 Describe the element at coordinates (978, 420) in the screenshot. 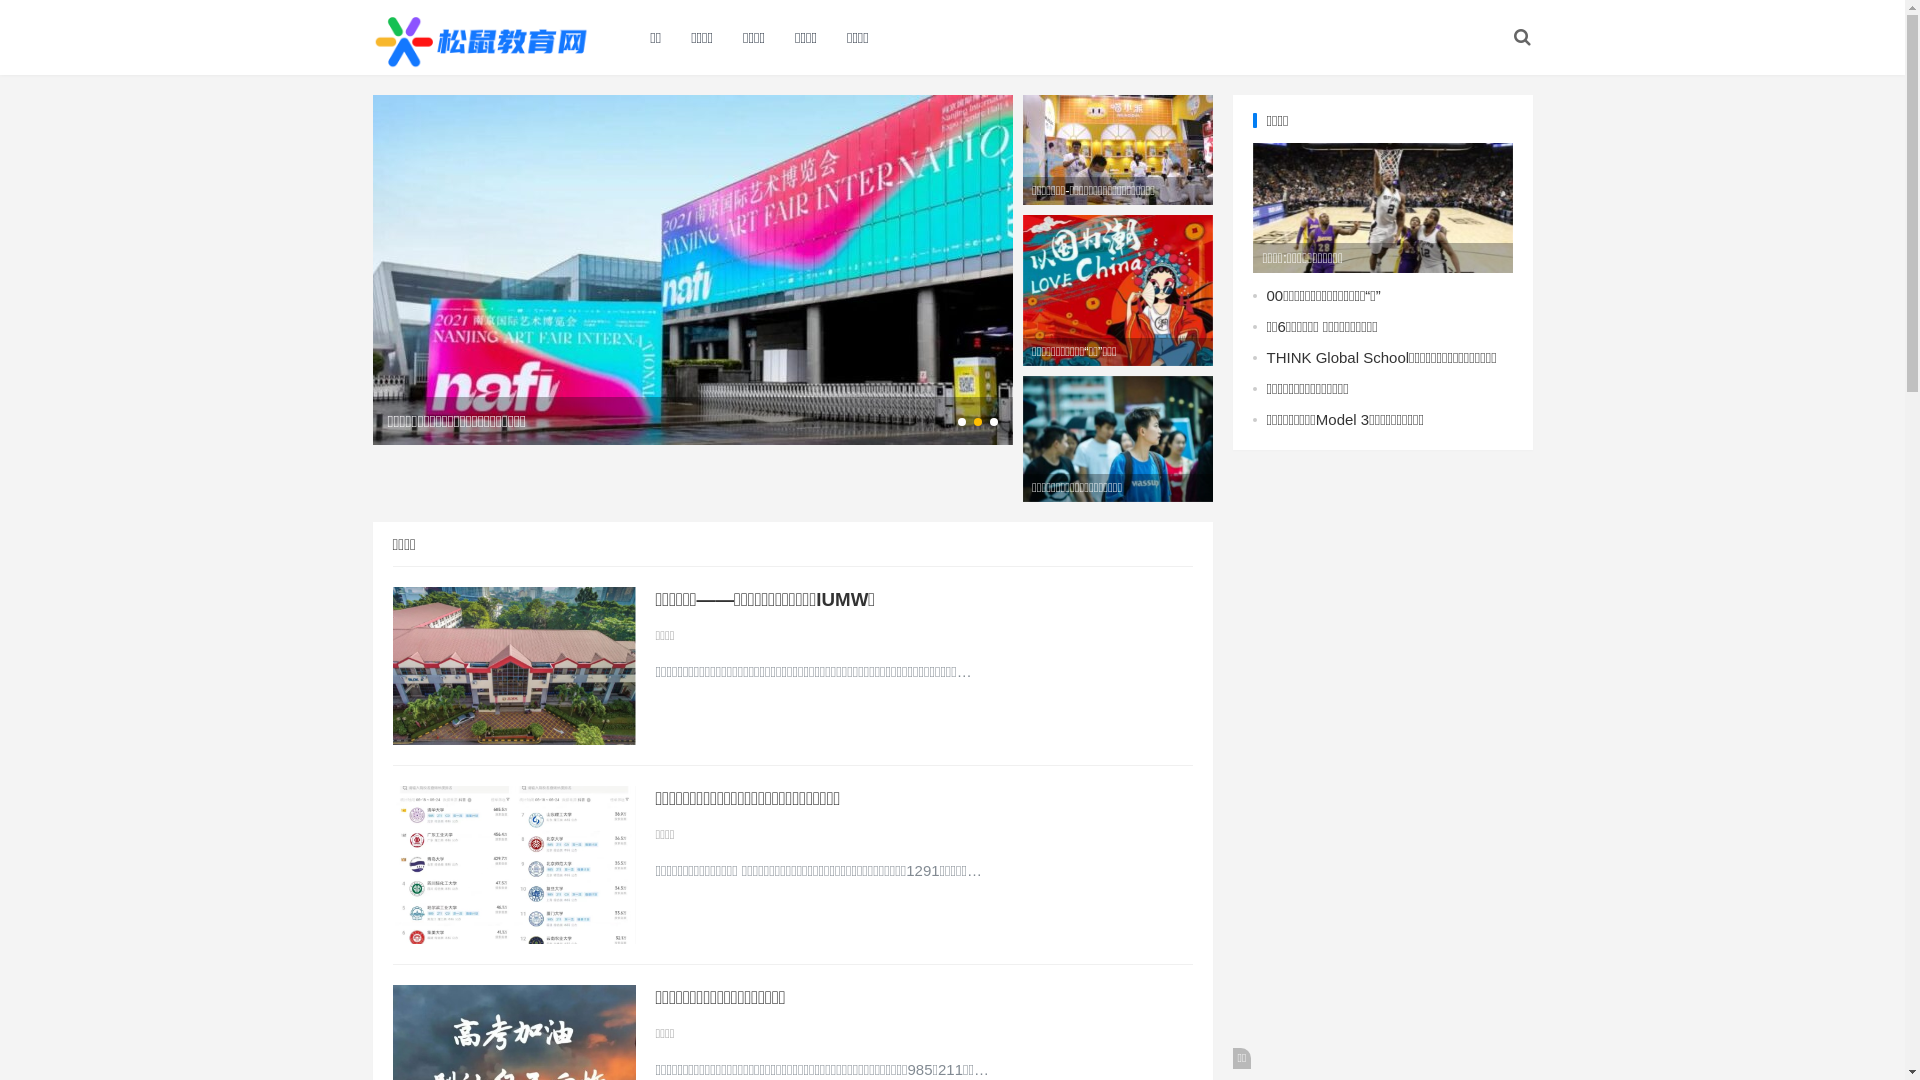

I see `'2'` at that location.